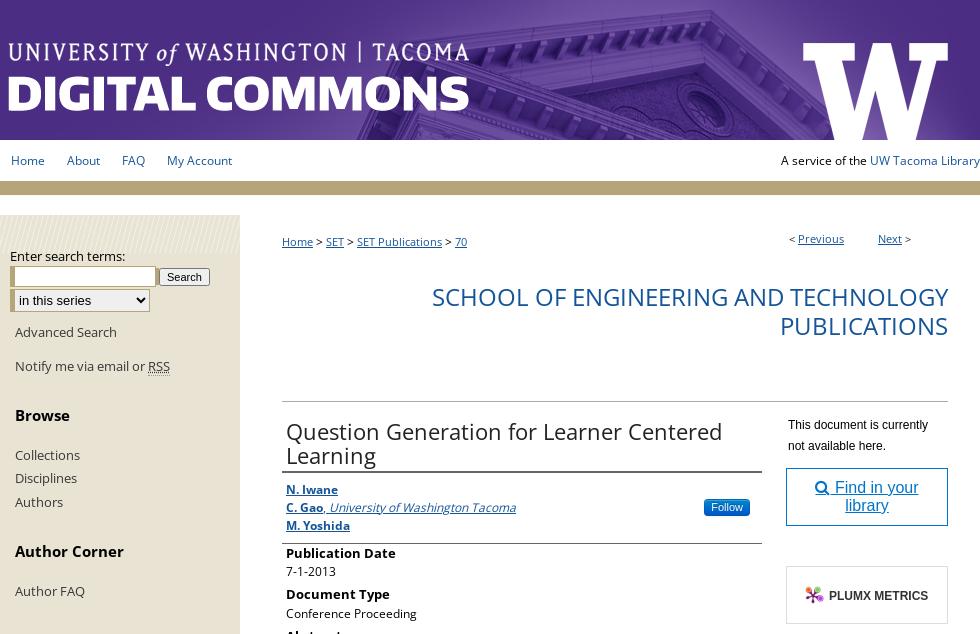 This screenshot has width=980, height=634. I want to click on 'Publication Date', so click(341, 551).